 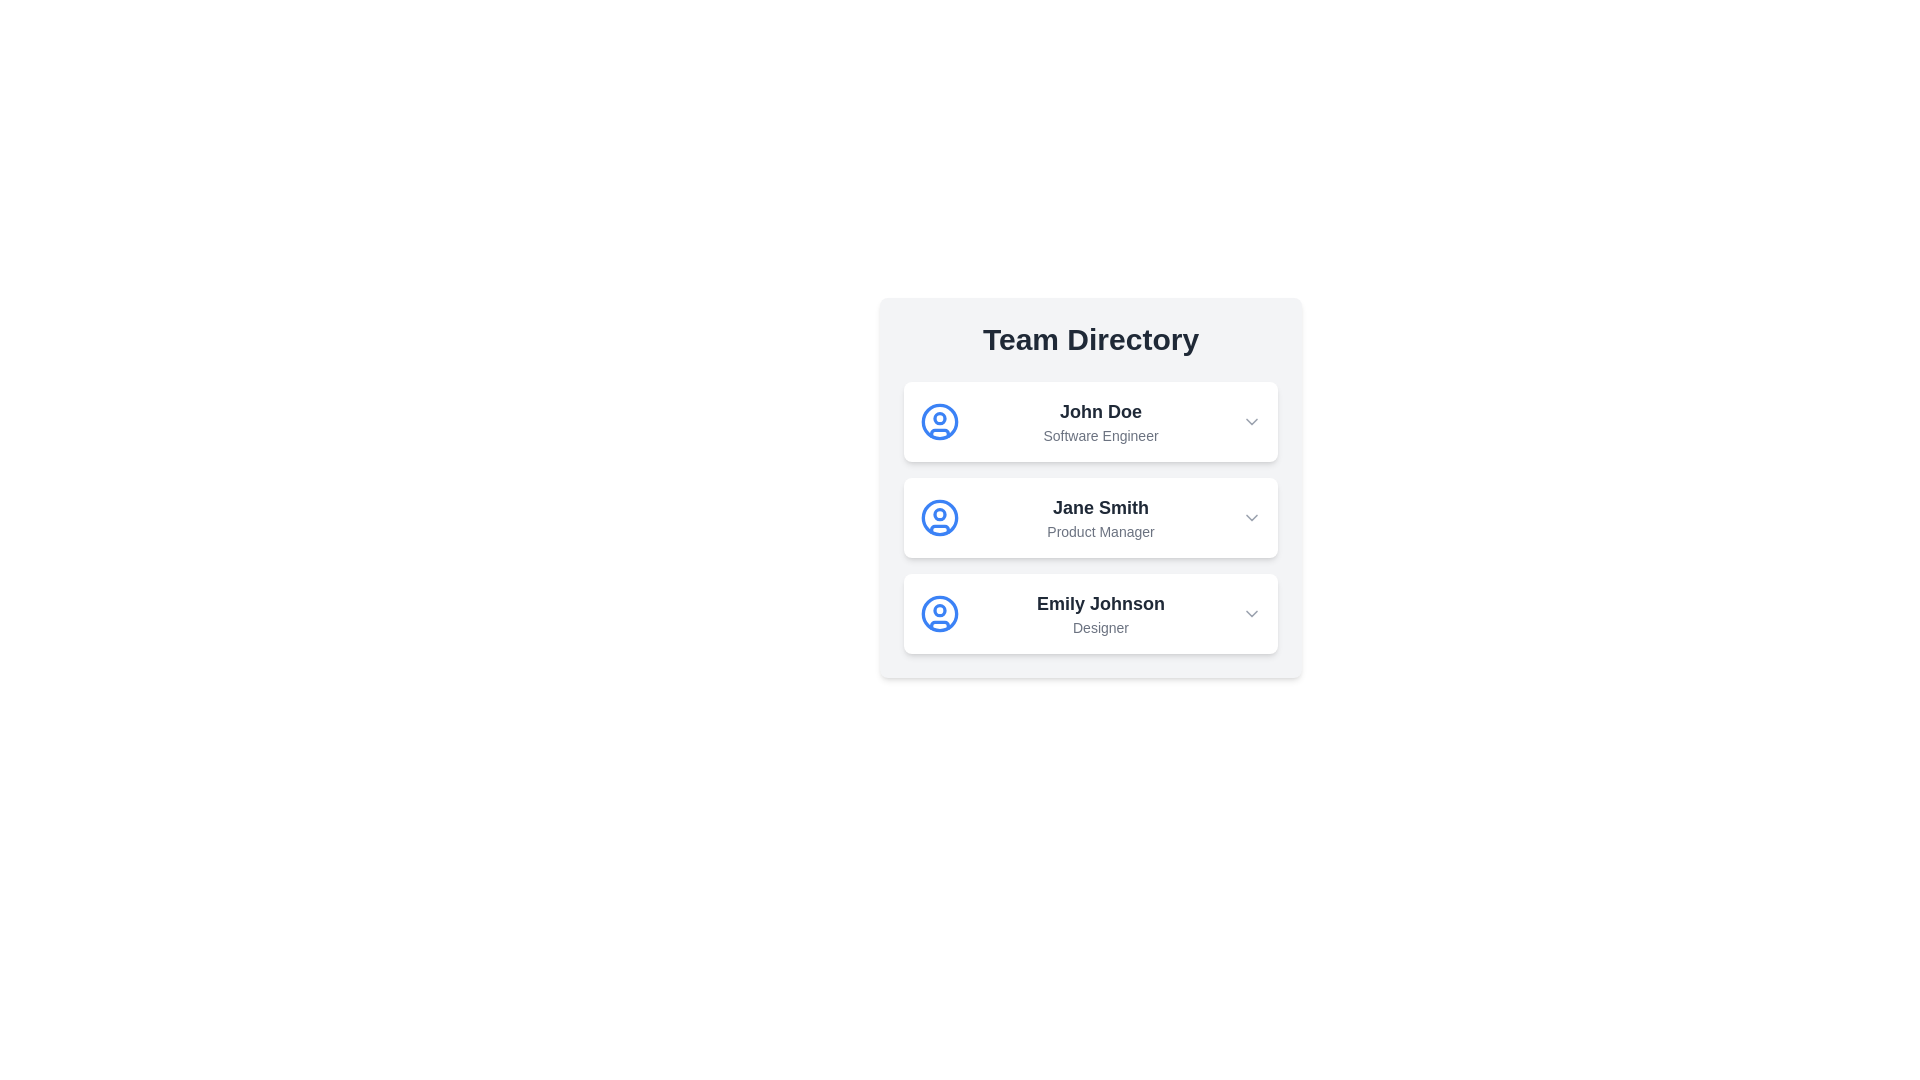 I want to click on the dropdown icon for John Doe to reveal additional options, so click(x=1251, y=420).